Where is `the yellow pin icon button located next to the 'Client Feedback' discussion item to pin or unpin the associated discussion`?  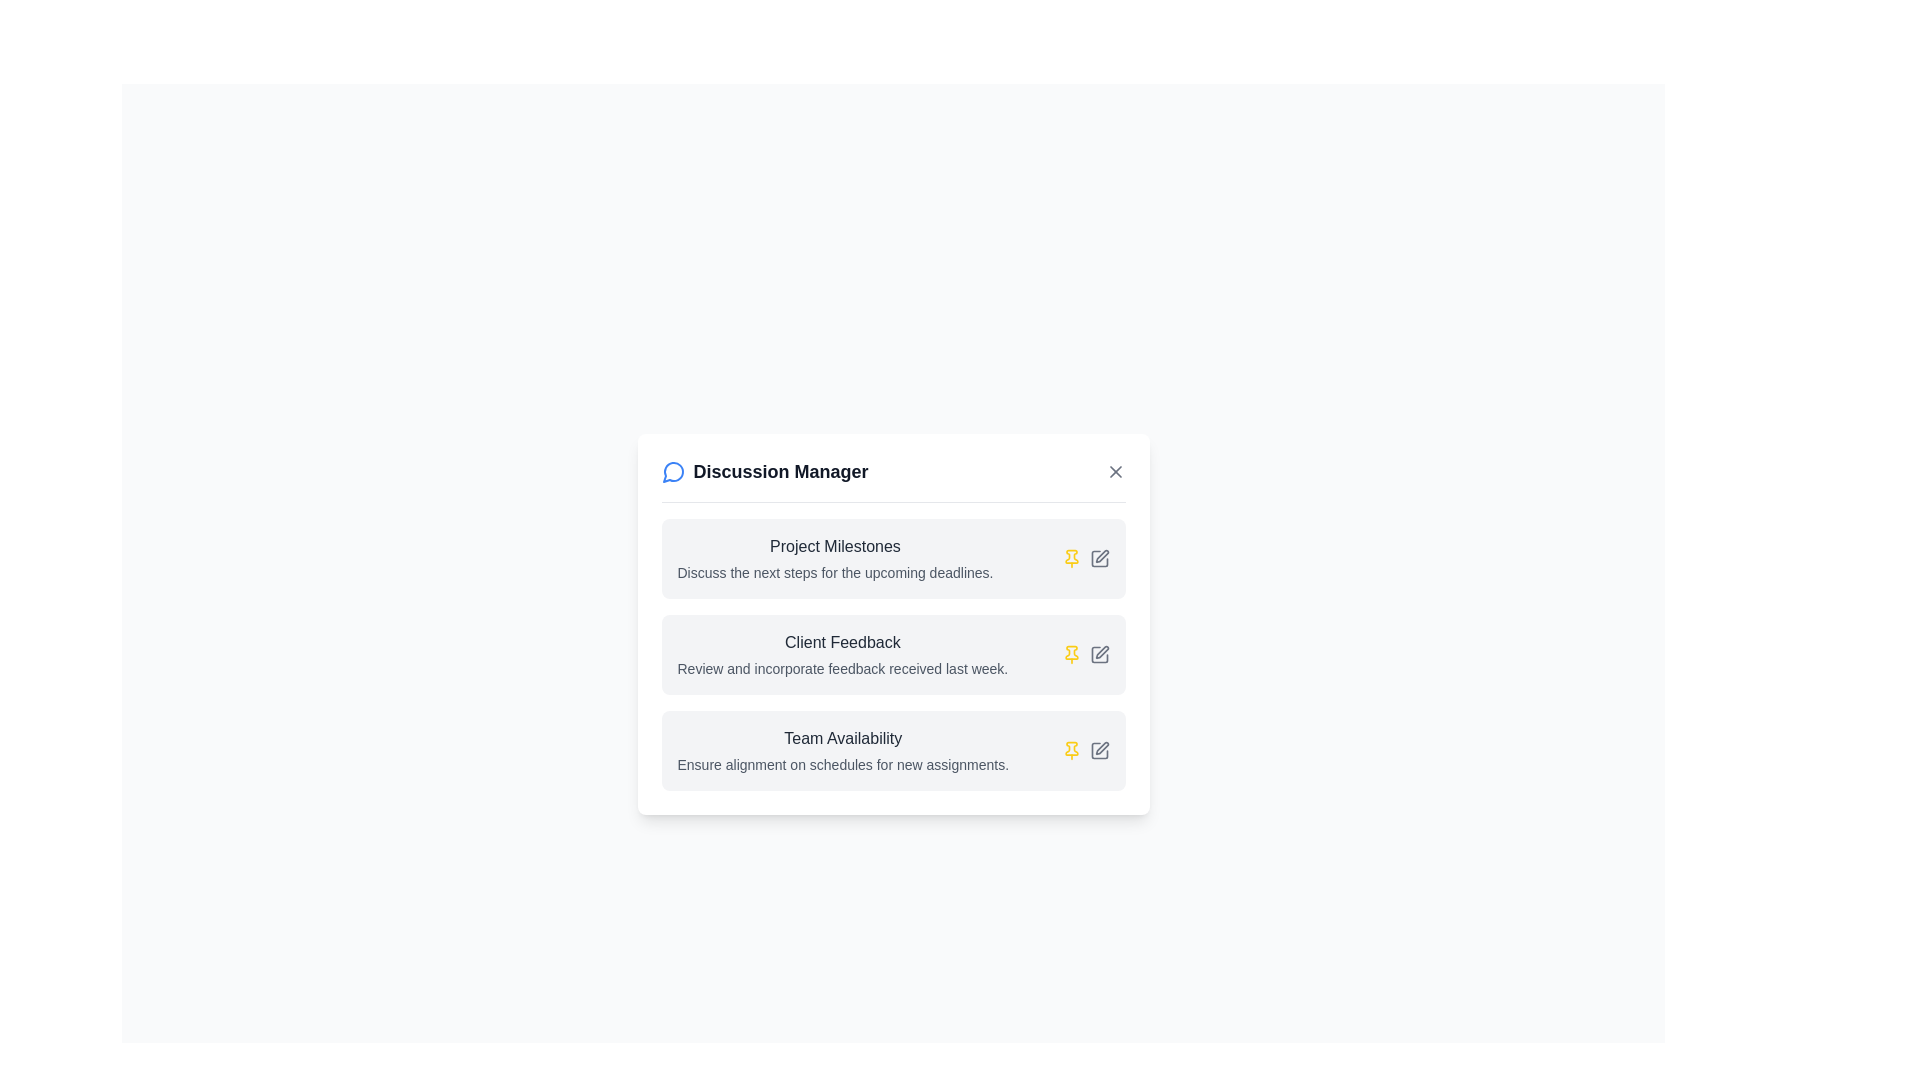
the yellow pin icon button located next to the 'Client Feedback' discussion item to pin or unpin the associated discussion is located at coordinates (1070, 558).